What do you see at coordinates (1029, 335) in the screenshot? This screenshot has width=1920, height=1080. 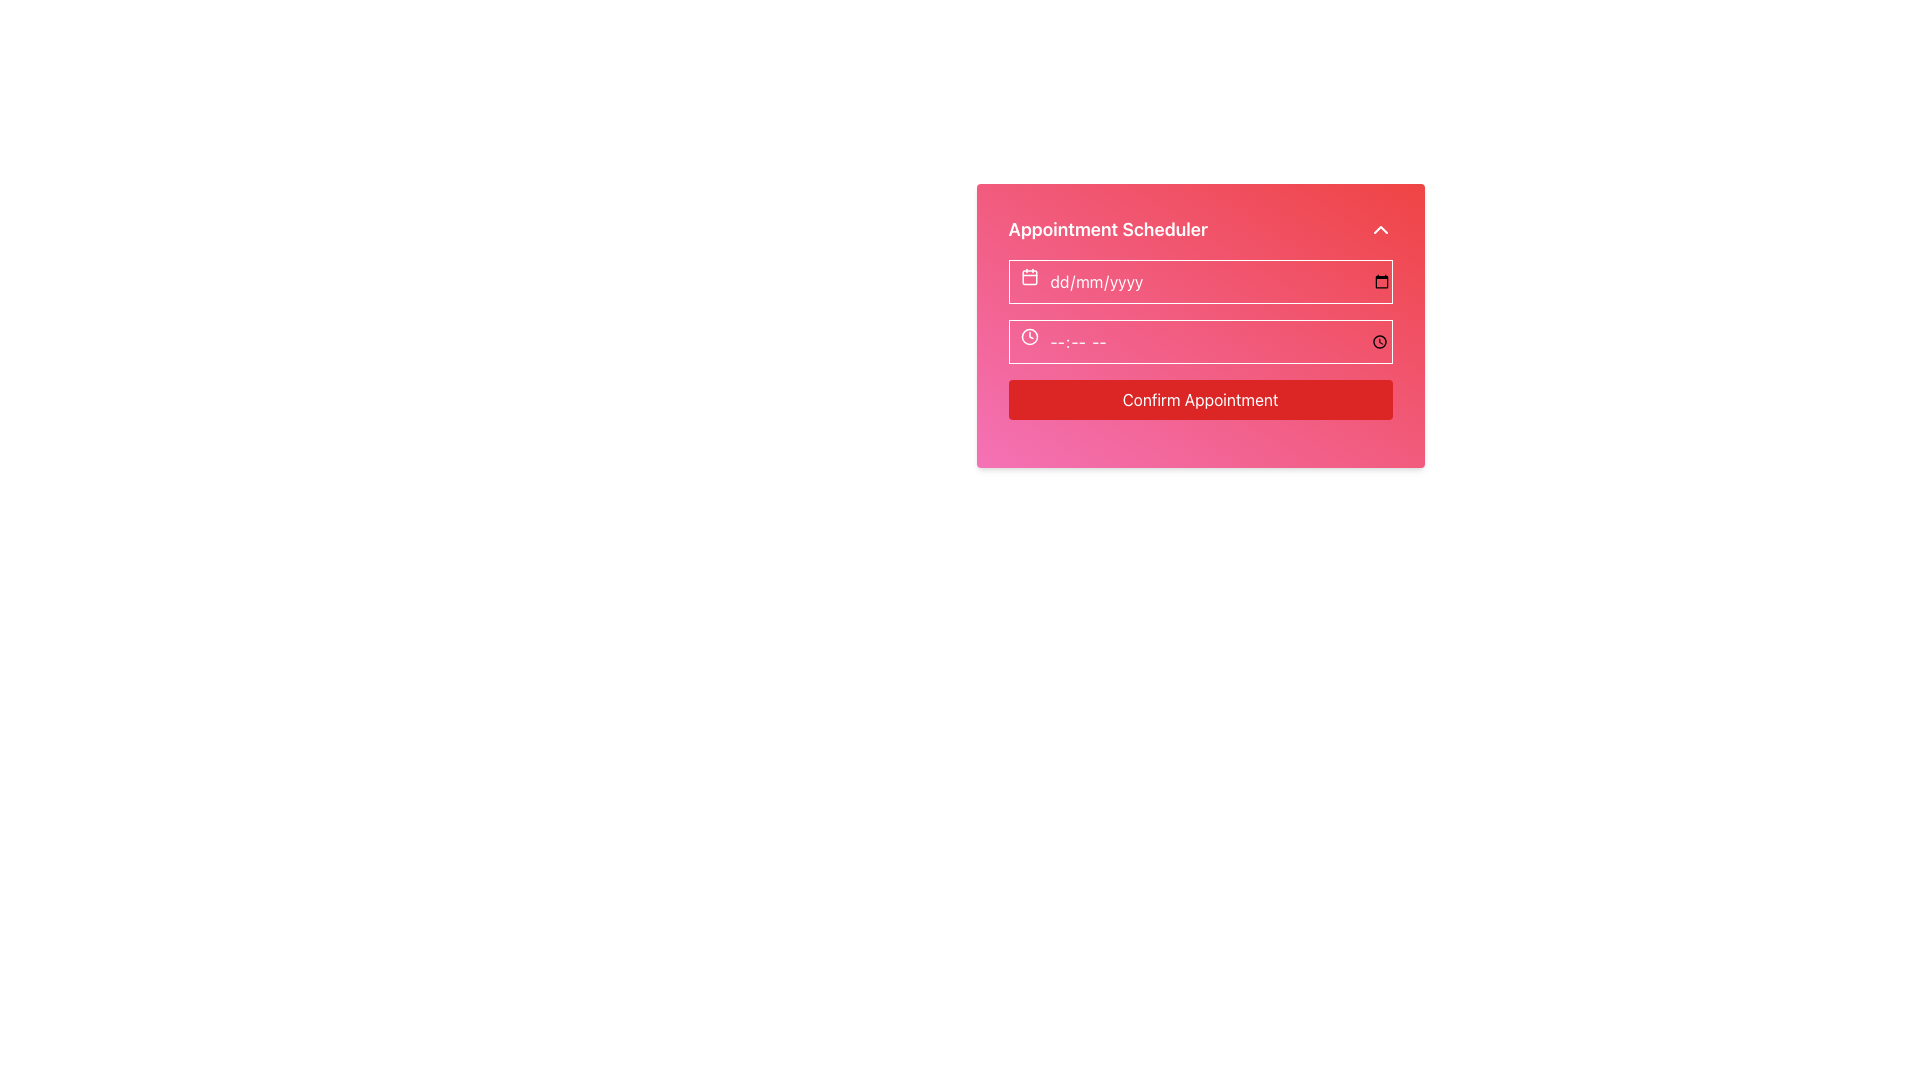 I see `the time input icon located on the left side of the time input field, which serves as a visual cue for users to enter or select a time` at bounding box center [1029, 335].